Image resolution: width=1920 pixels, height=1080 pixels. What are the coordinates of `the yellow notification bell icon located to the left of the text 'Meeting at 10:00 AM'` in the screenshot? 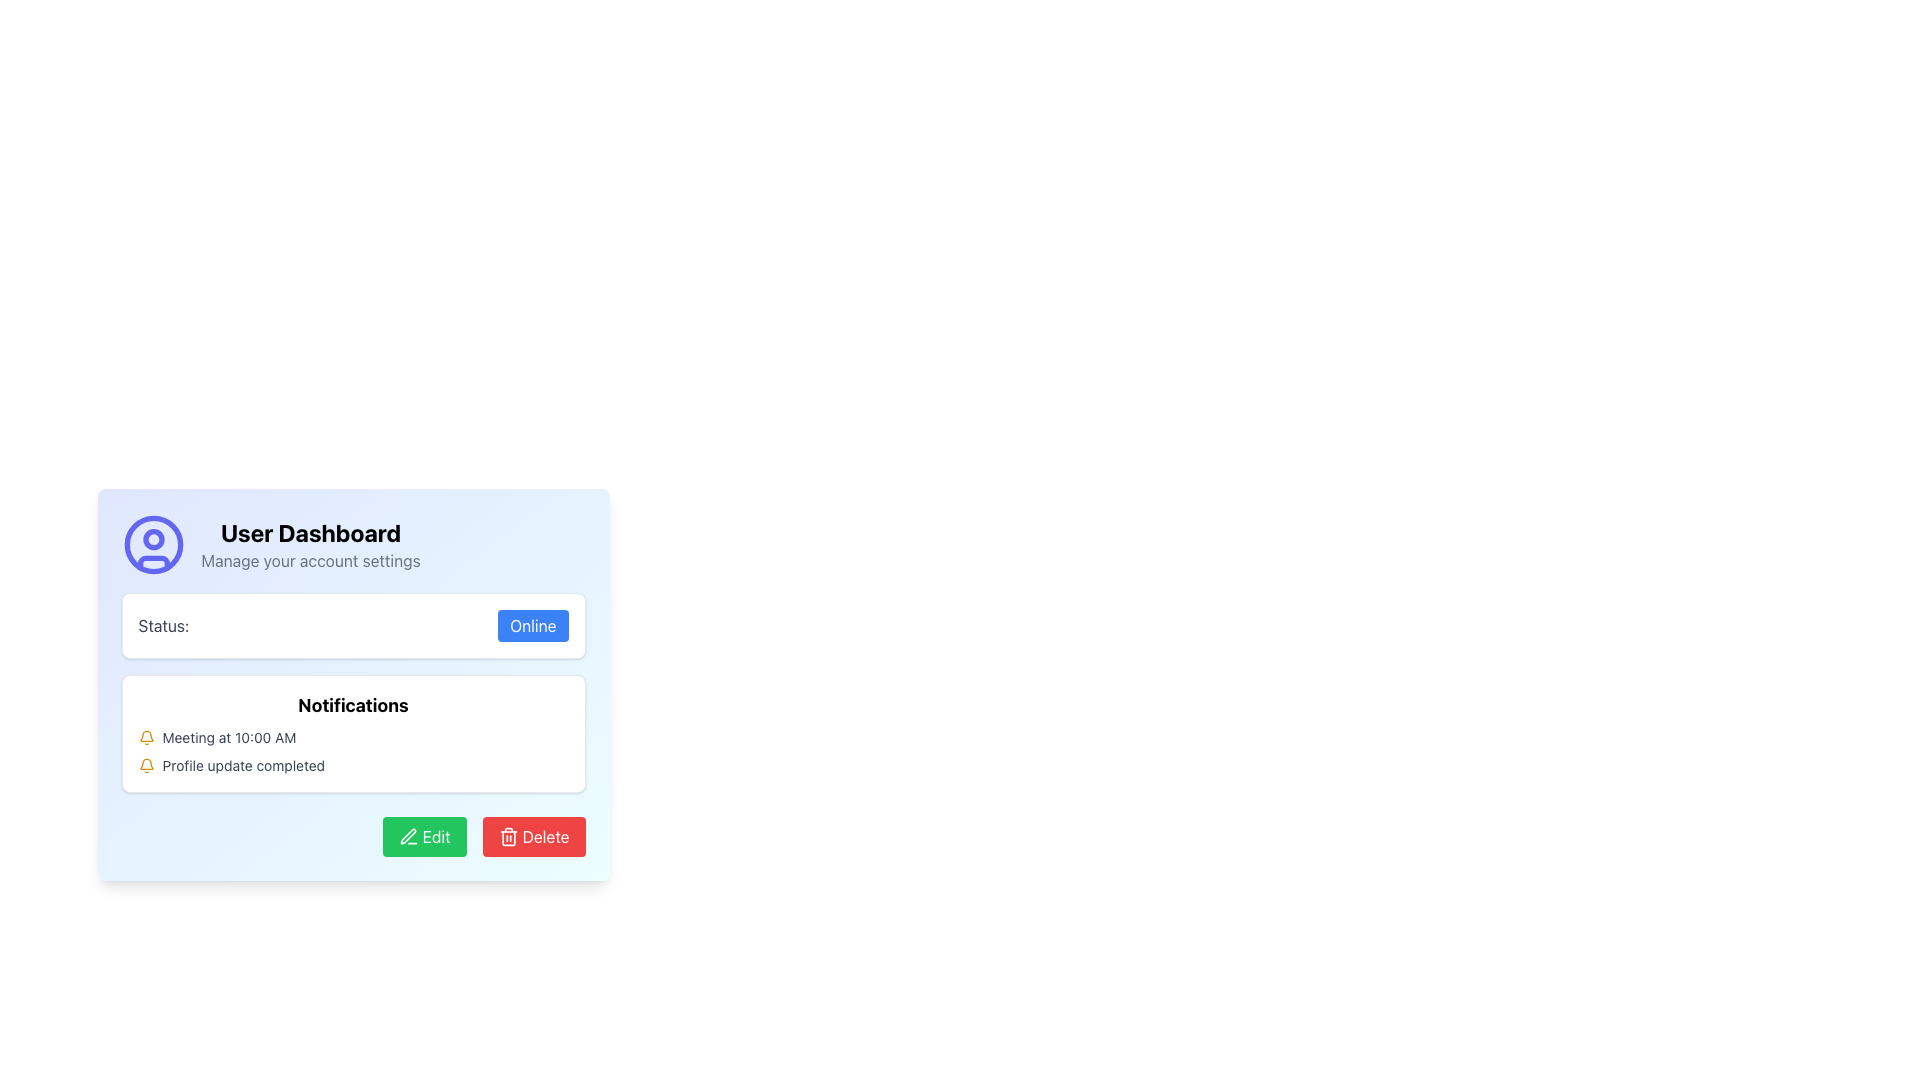 It's located at (145, 737).